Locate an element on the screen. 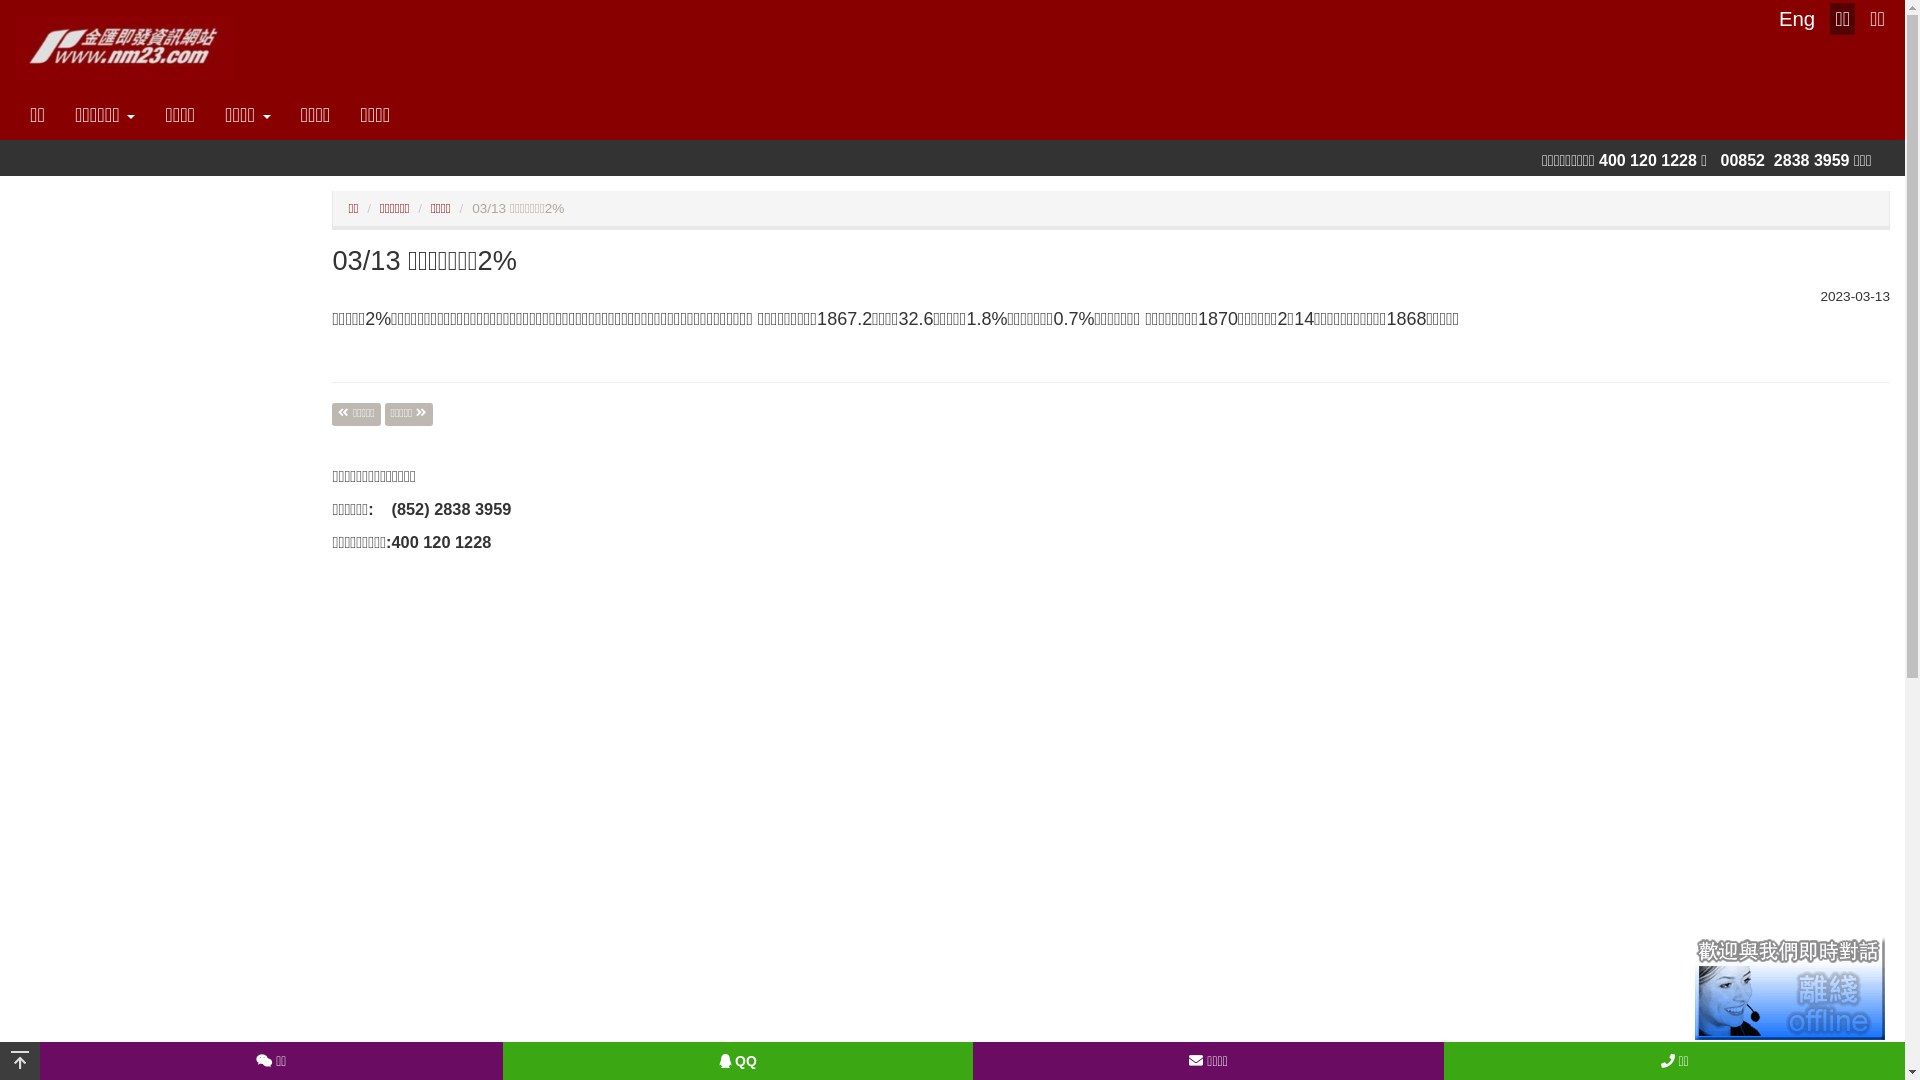 The image size is (1920, 1080). 'Eng' is located at coordinates (1796, 19).